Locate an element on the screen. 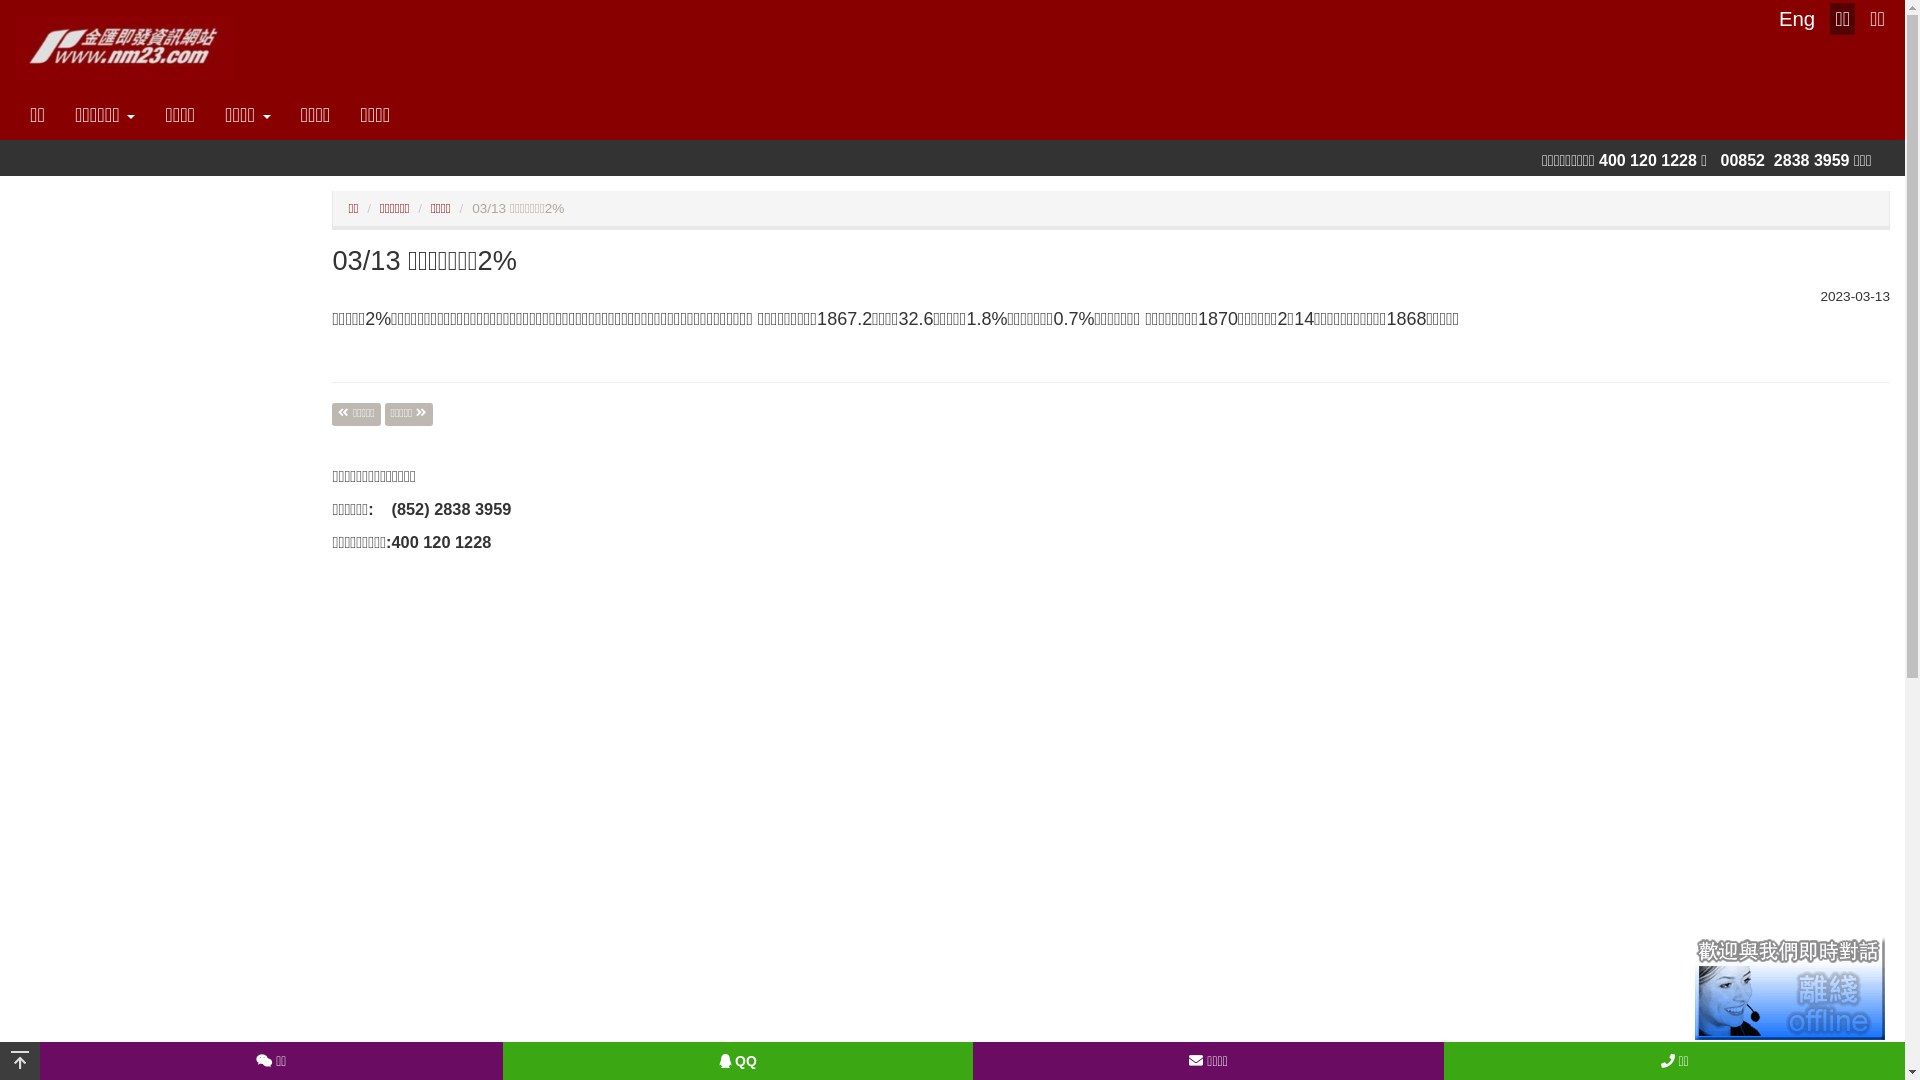 The image size is (1920, 1080). 'Eng' is located at coordinates (1796, 19).